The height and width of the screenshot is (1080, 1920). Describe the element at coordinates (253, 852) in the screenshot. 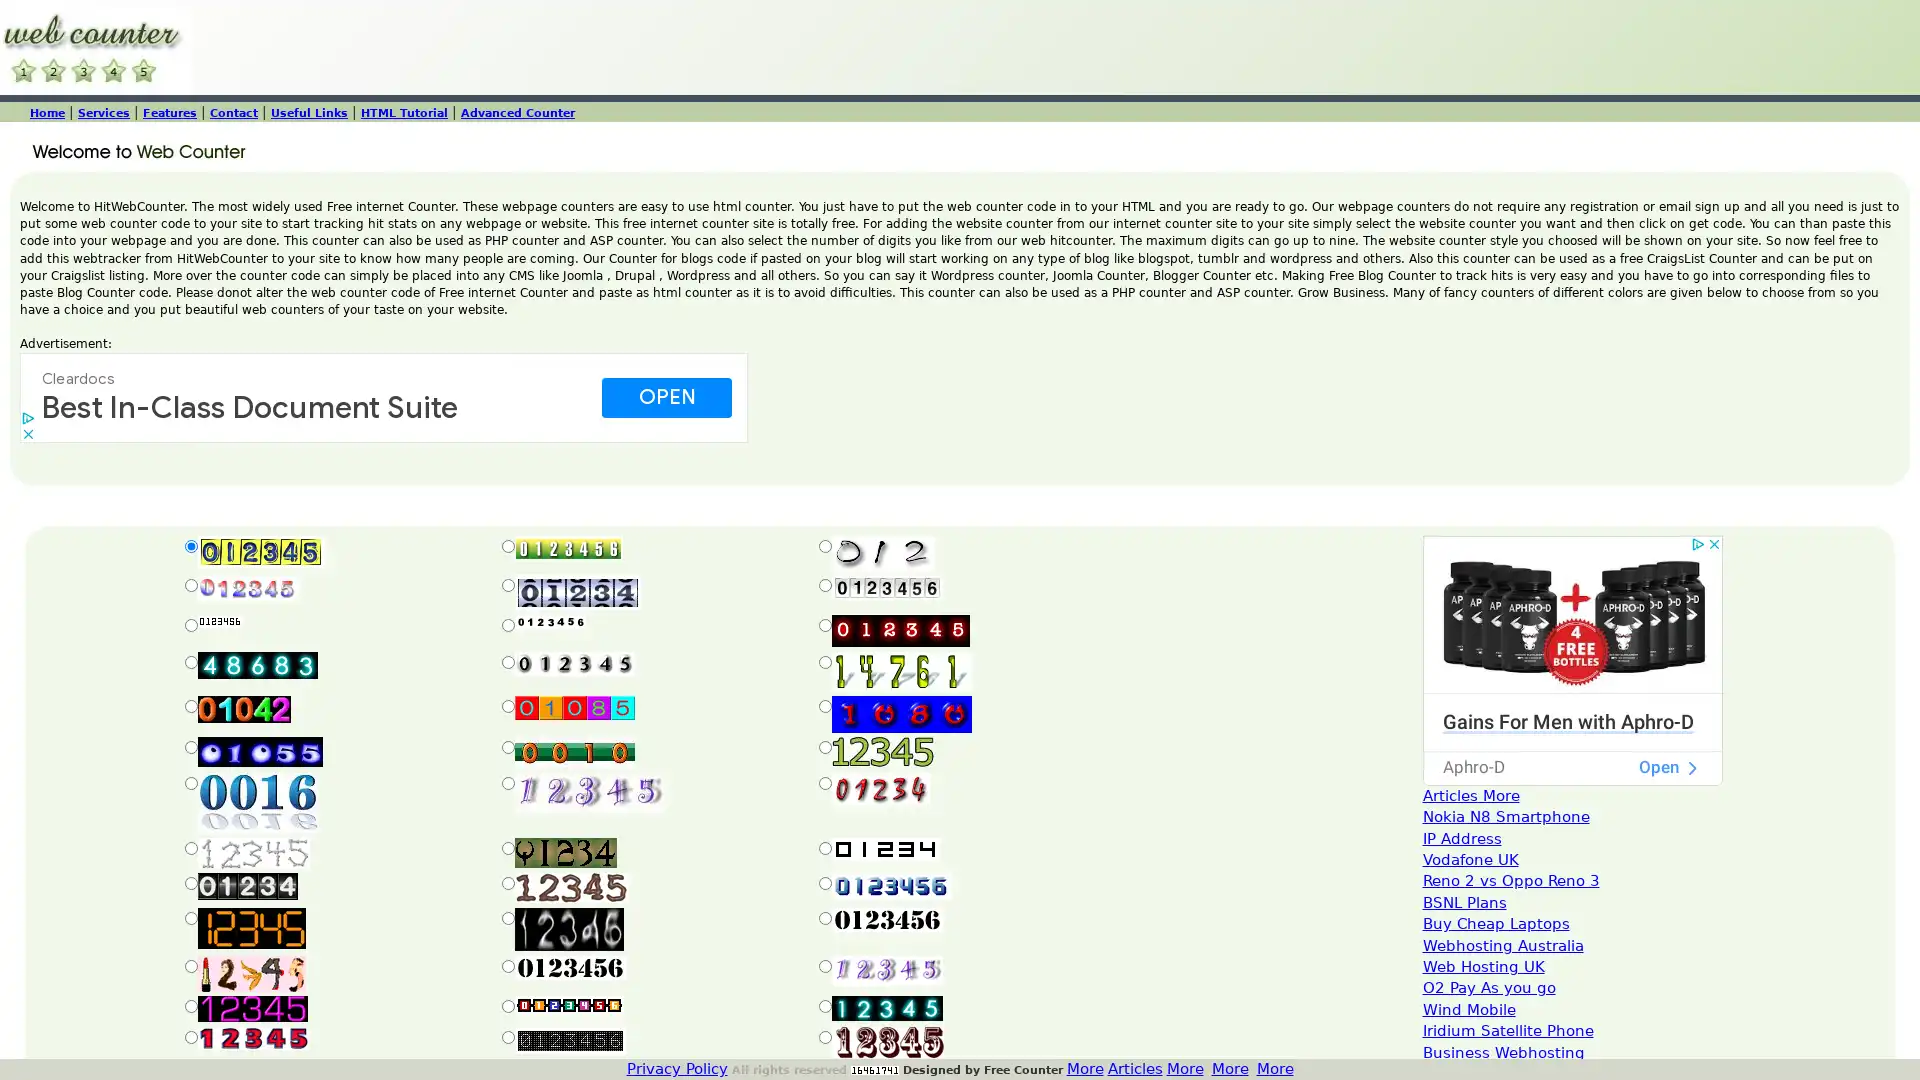

I see `Submit` at that location.